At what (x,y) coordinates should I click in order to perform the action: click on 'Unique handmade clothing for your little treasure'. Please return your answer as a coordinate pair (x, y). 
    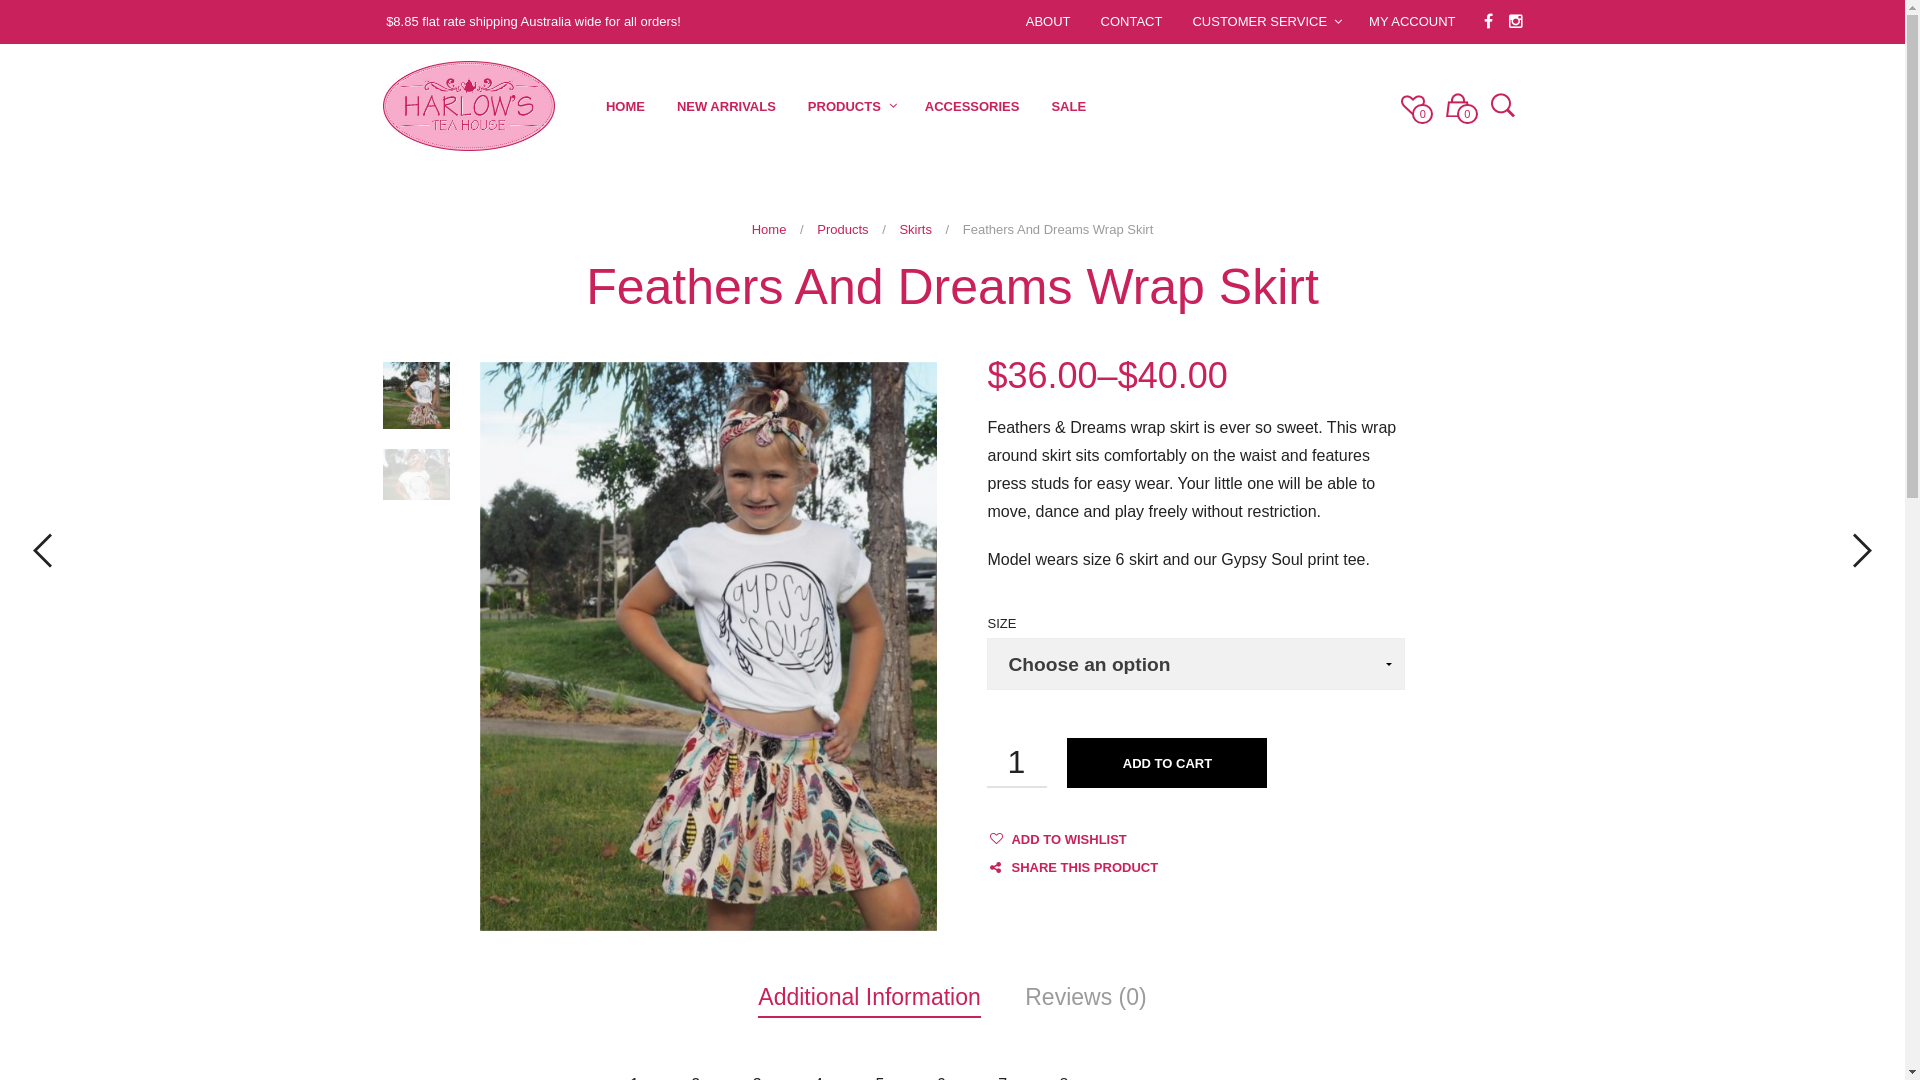
    Looking at the image, I should click on (382, 105).